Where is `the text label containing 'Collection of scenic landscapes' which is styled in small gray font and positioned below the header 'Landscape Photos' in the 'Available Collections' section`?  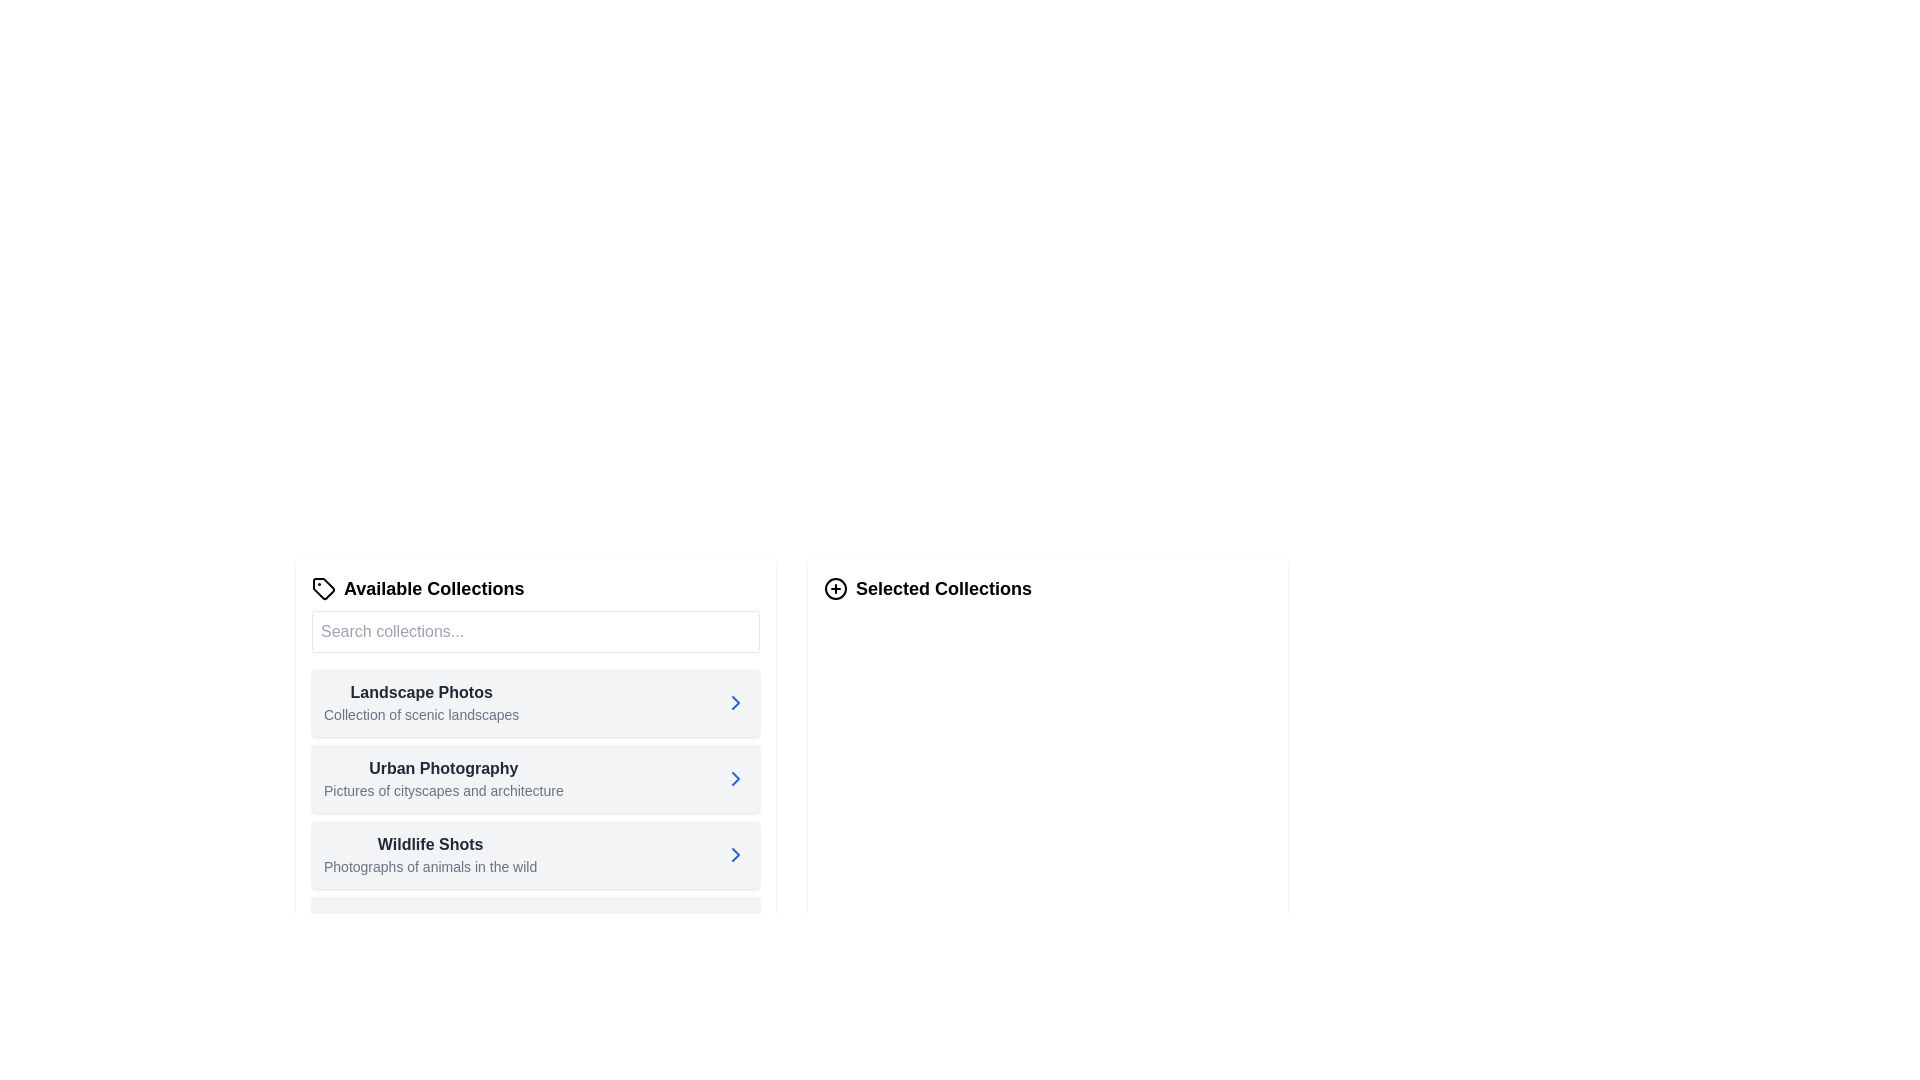 the text label containing 'Collection of scenic landscapes' which is styled in small gray font and positioned below the header 'Landscape Photos' in the 'Available Collections' section is located at coordinates (420, 713).